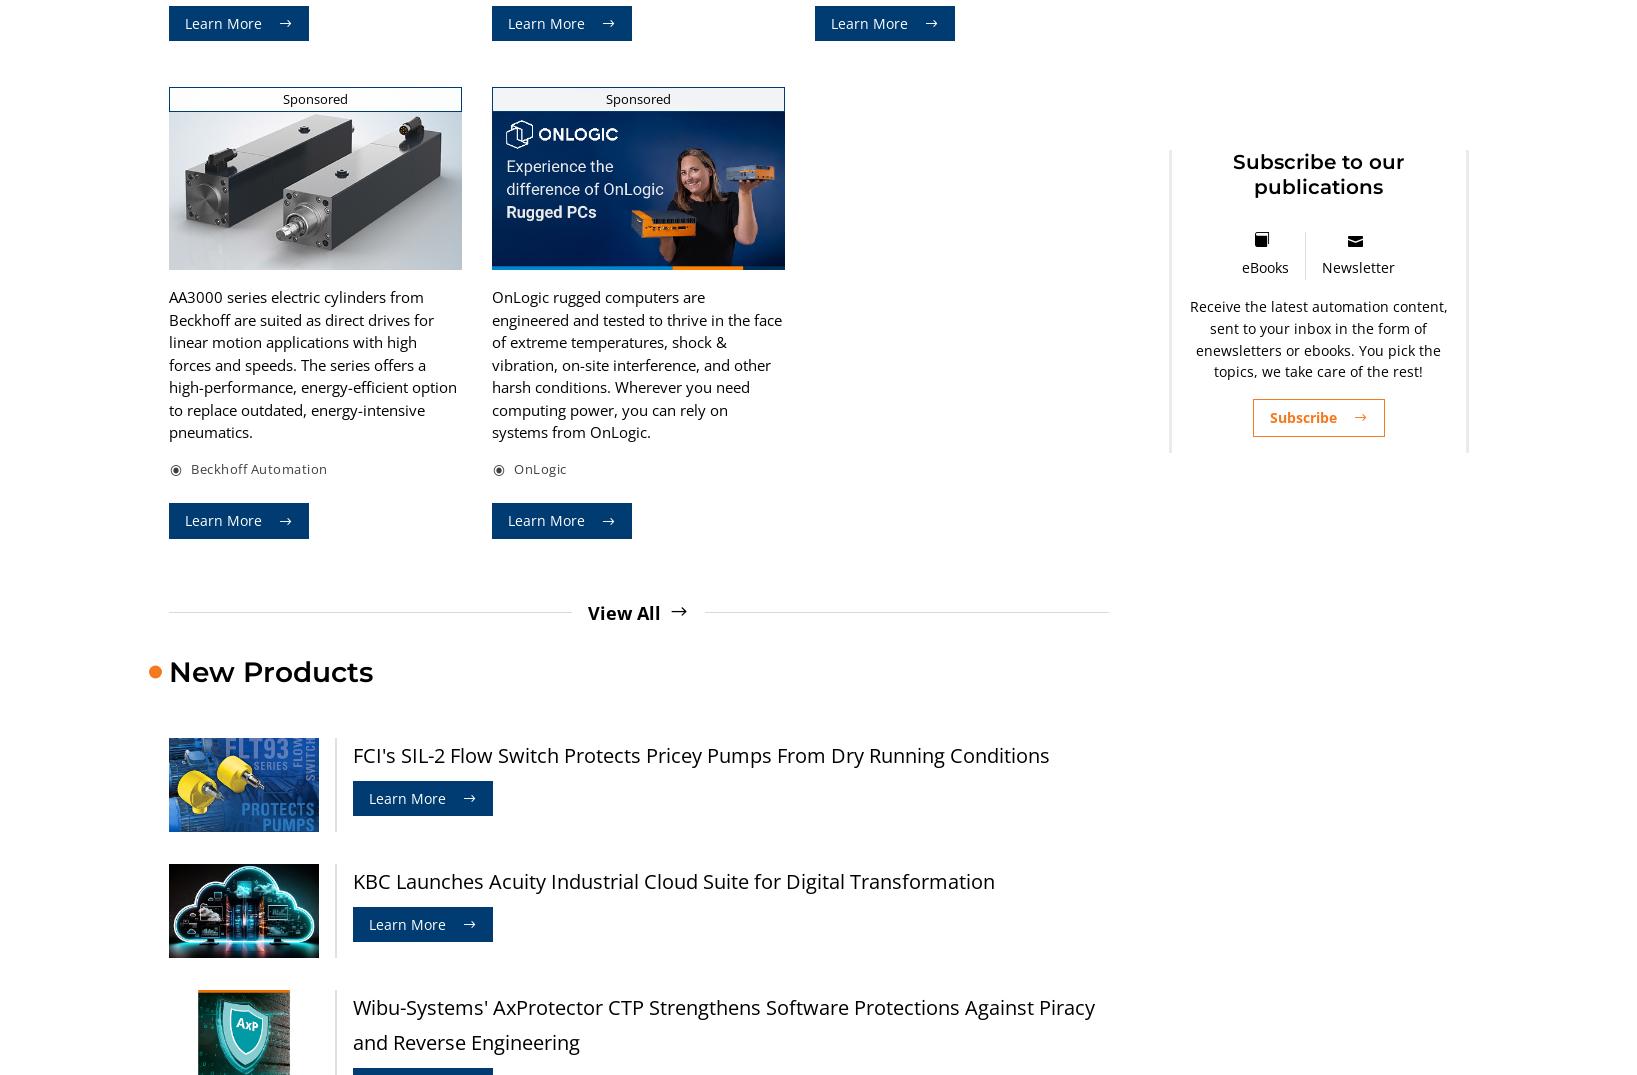 This screenshot has height=1075, width=1637. Describe the element at coordinates (1316, 337) in the screenshot. I see `'Receive the latest automation content, sent to your inbox in the form of enewsletters or ebooks. You pick the topics, we take care of the rest!'` at that location.